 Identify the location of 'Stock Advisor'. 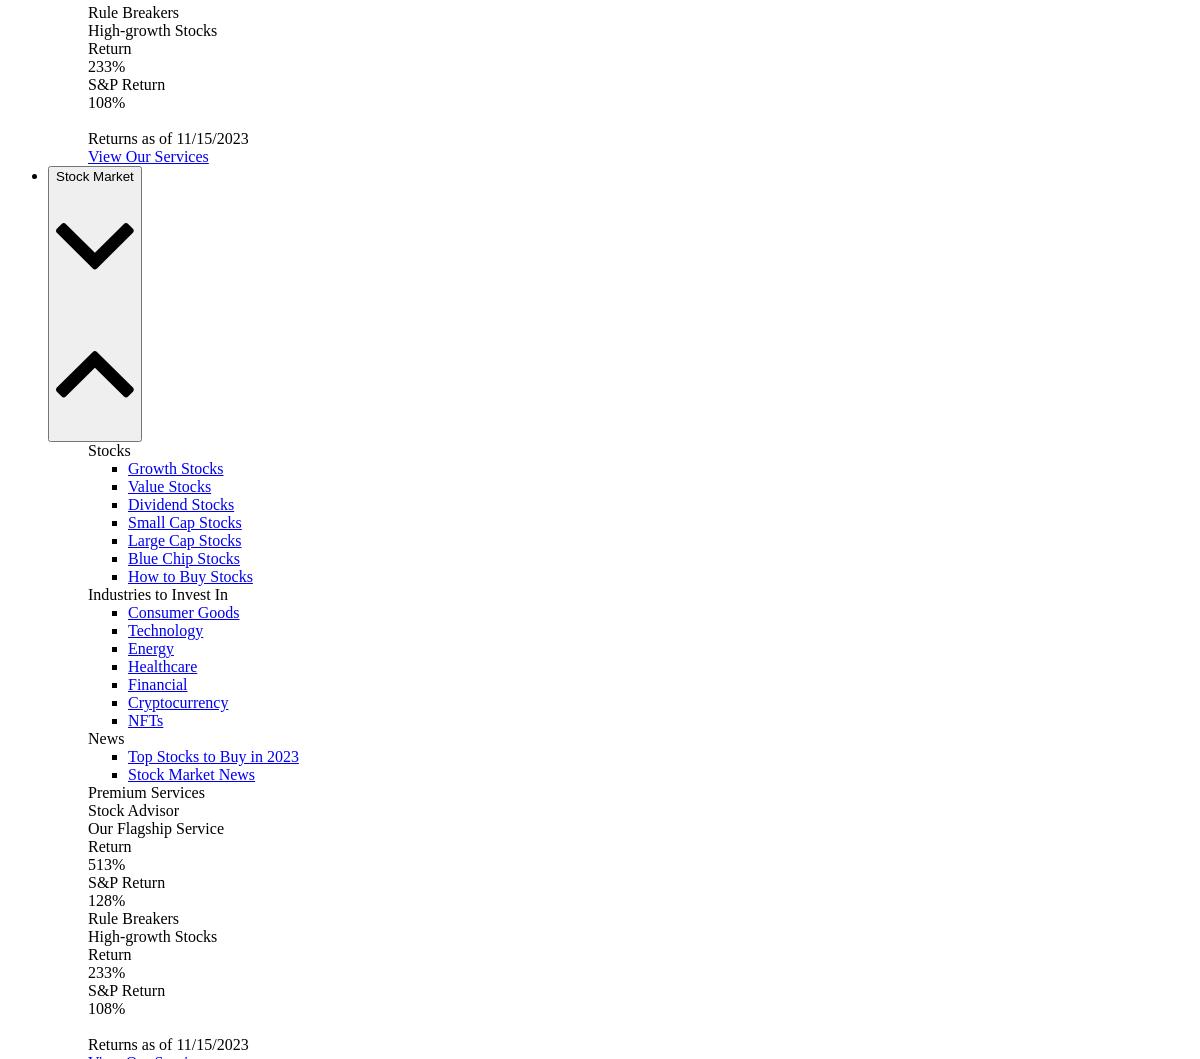
(133, 809).